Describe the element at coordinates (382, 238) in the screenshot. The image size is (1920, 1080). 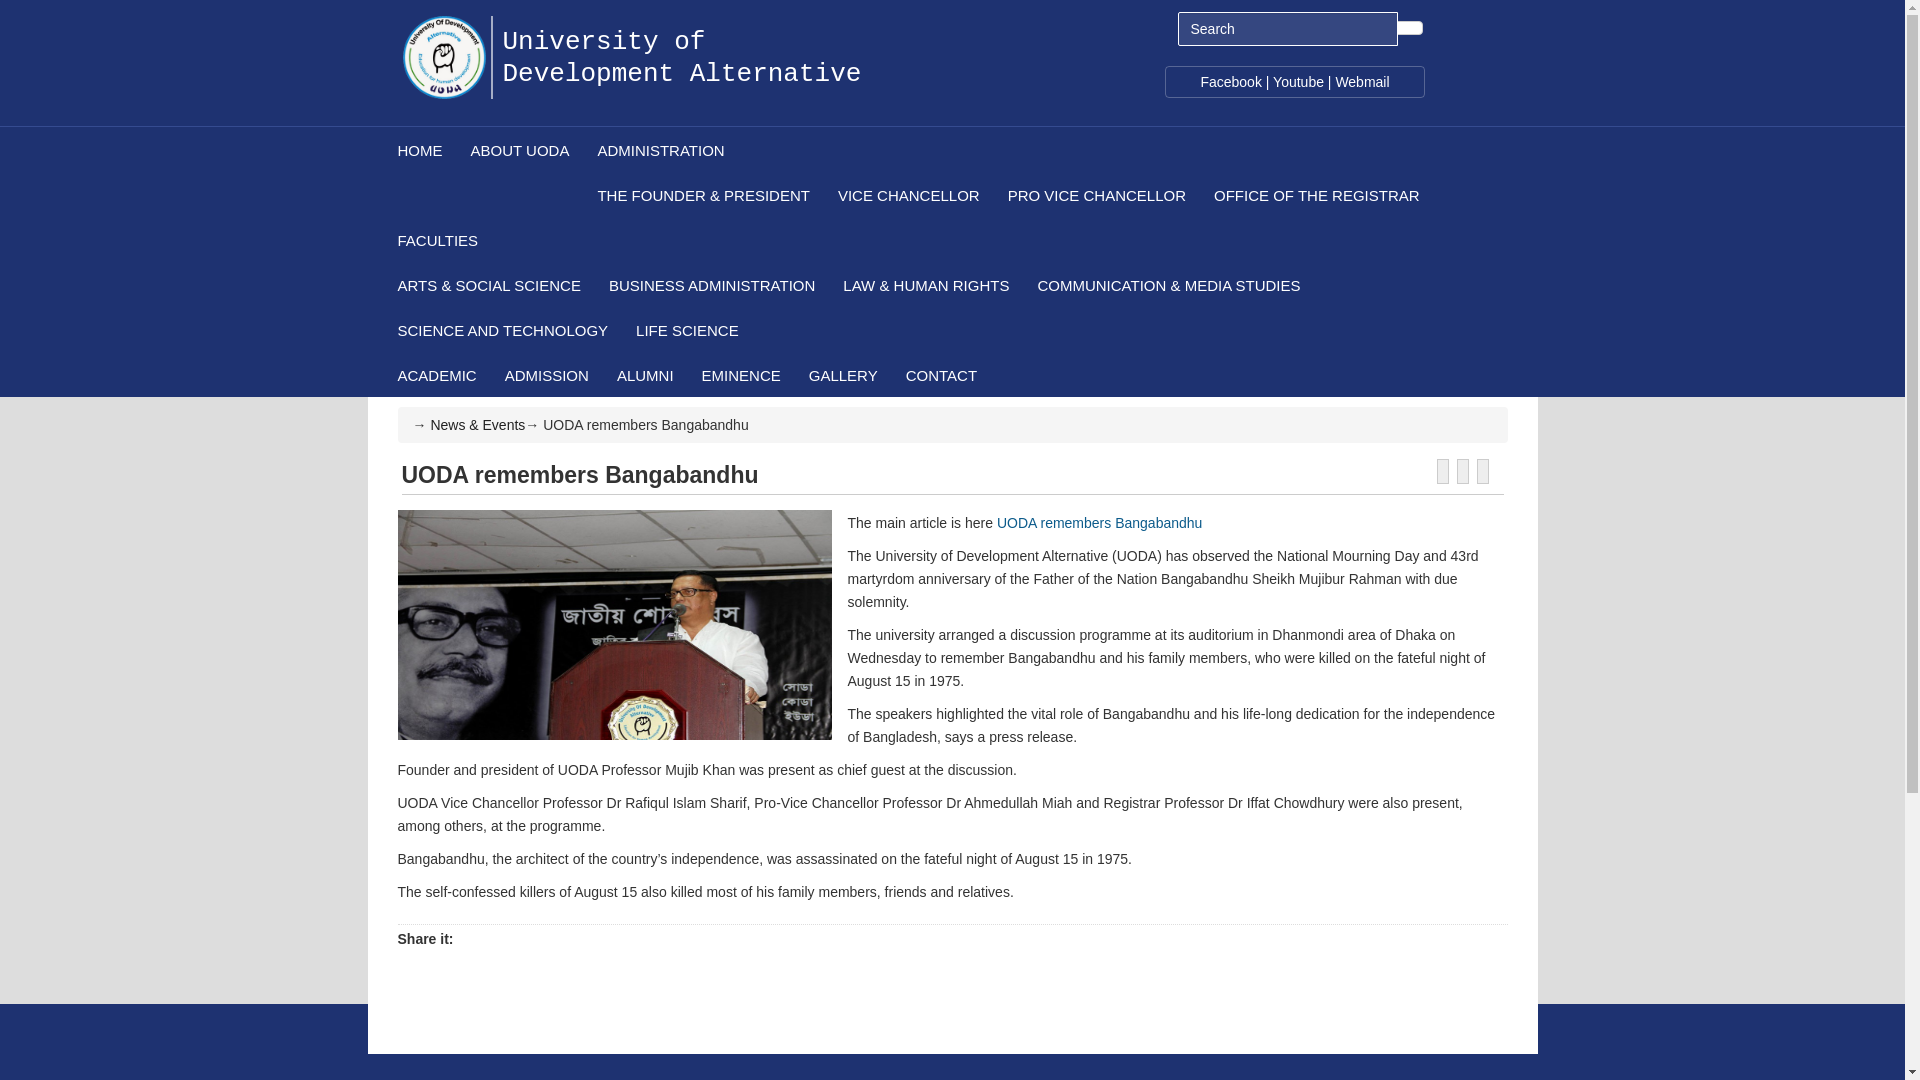
I see `'FACULTIES'` at that location.